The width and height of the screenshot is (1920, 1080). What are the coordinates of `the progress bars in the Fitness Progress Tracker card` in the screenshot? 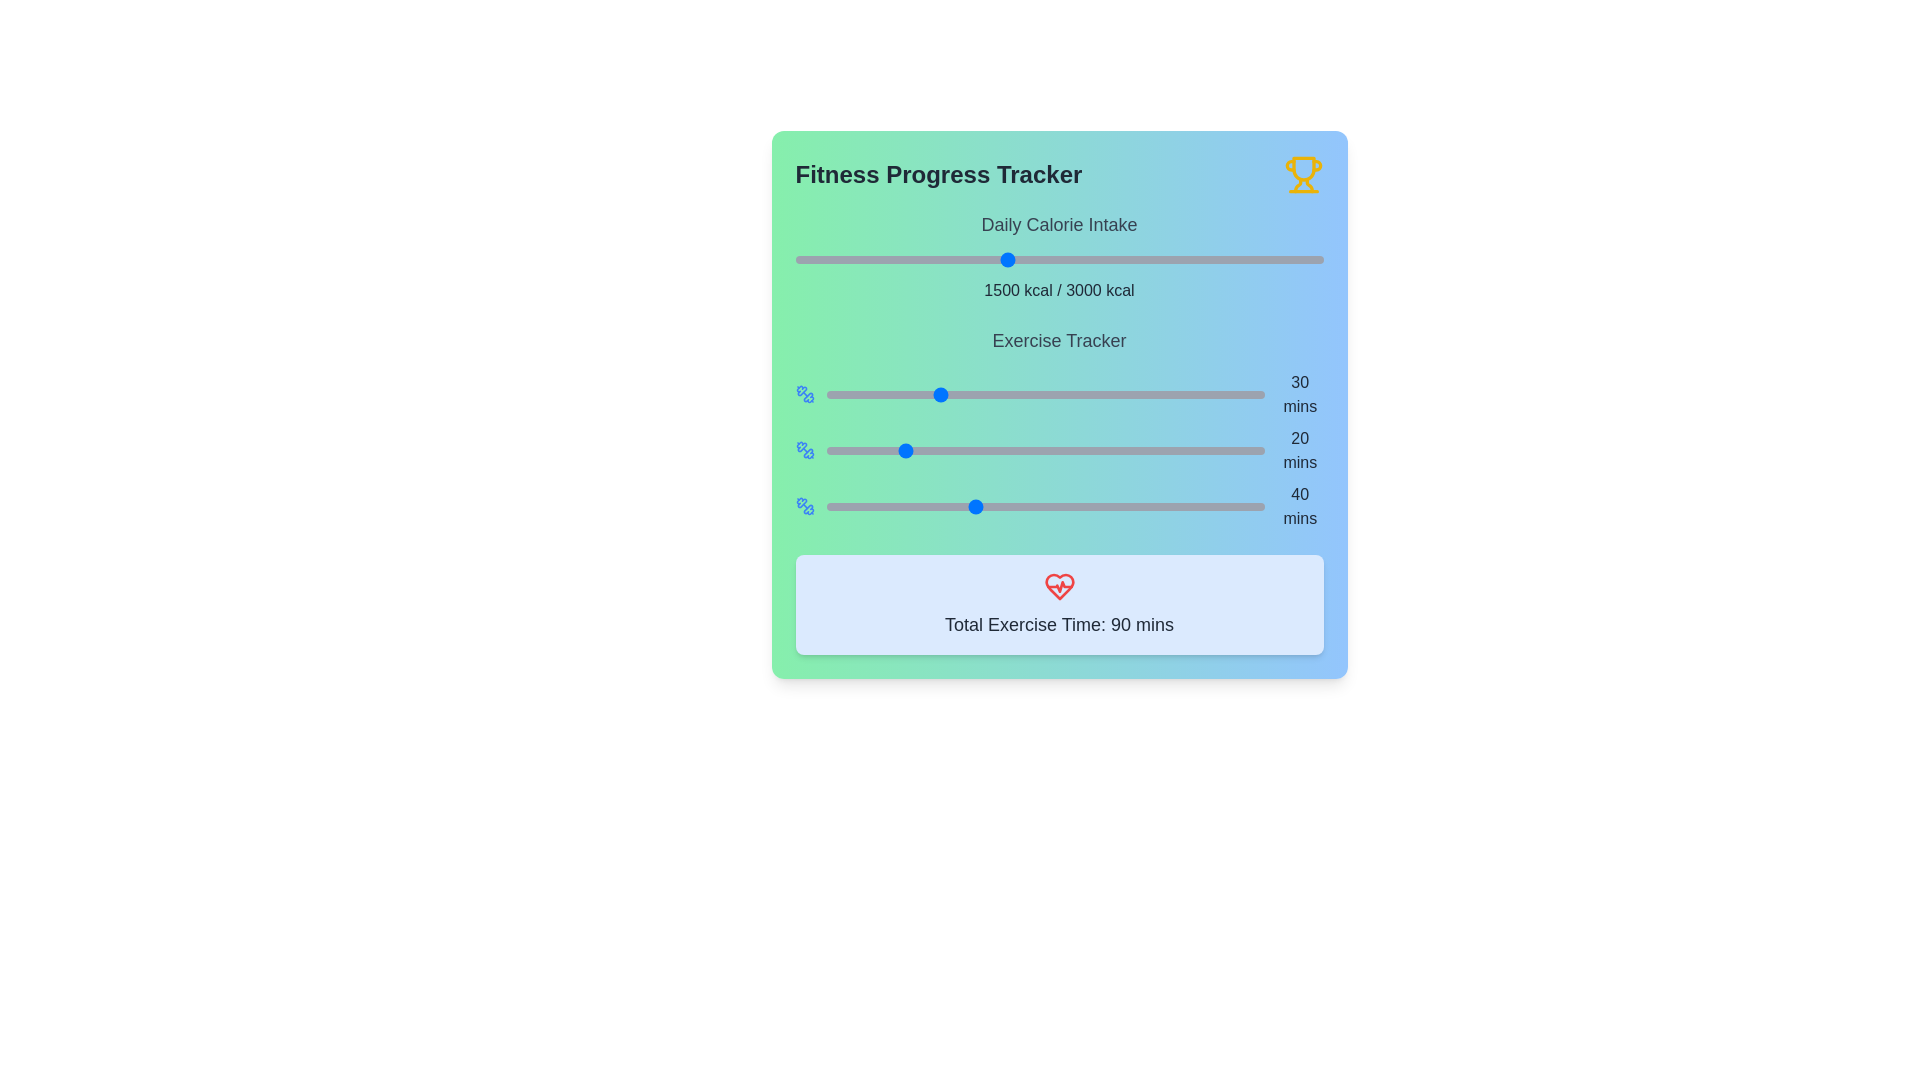 It's located at (1058, 427).